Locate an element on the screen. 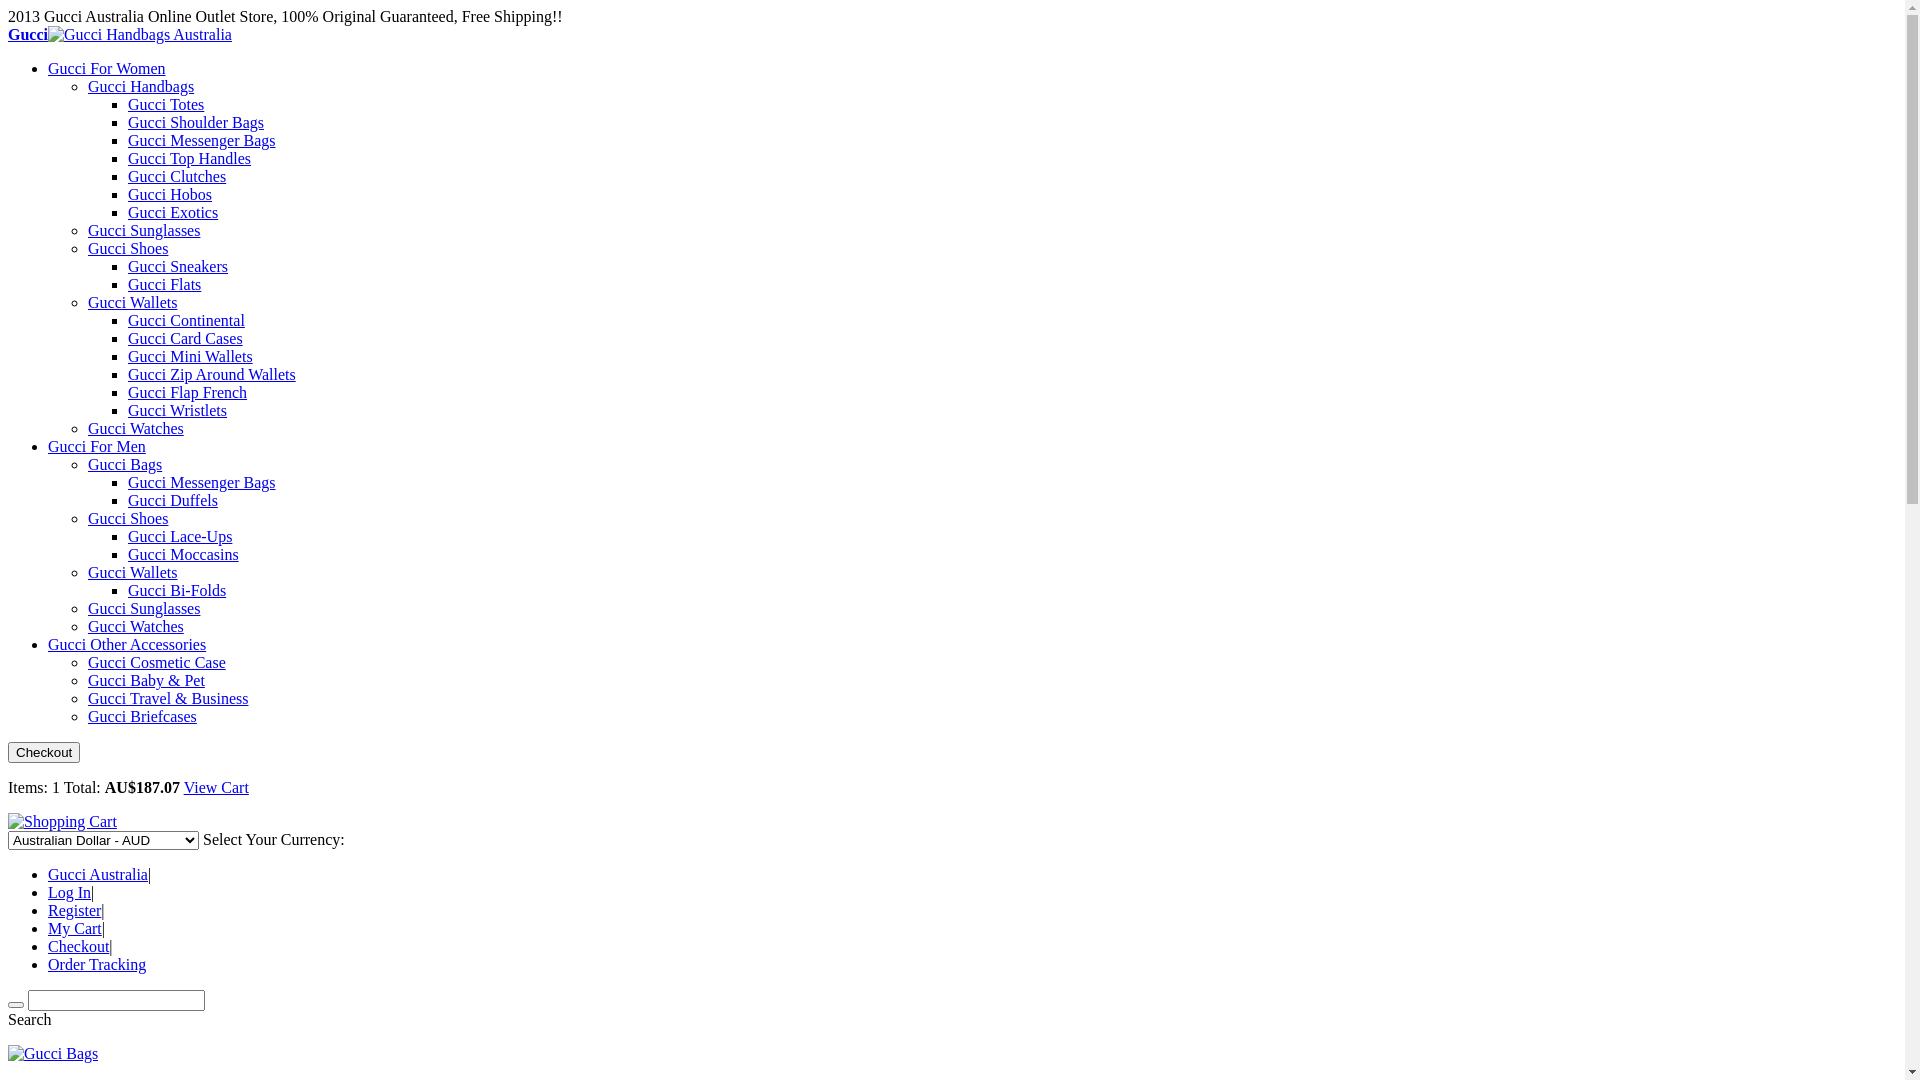 The width and height of the screenshot is (1920, 1080). 'Gucci Baby & Pet' is located at coordinates (145, 679).